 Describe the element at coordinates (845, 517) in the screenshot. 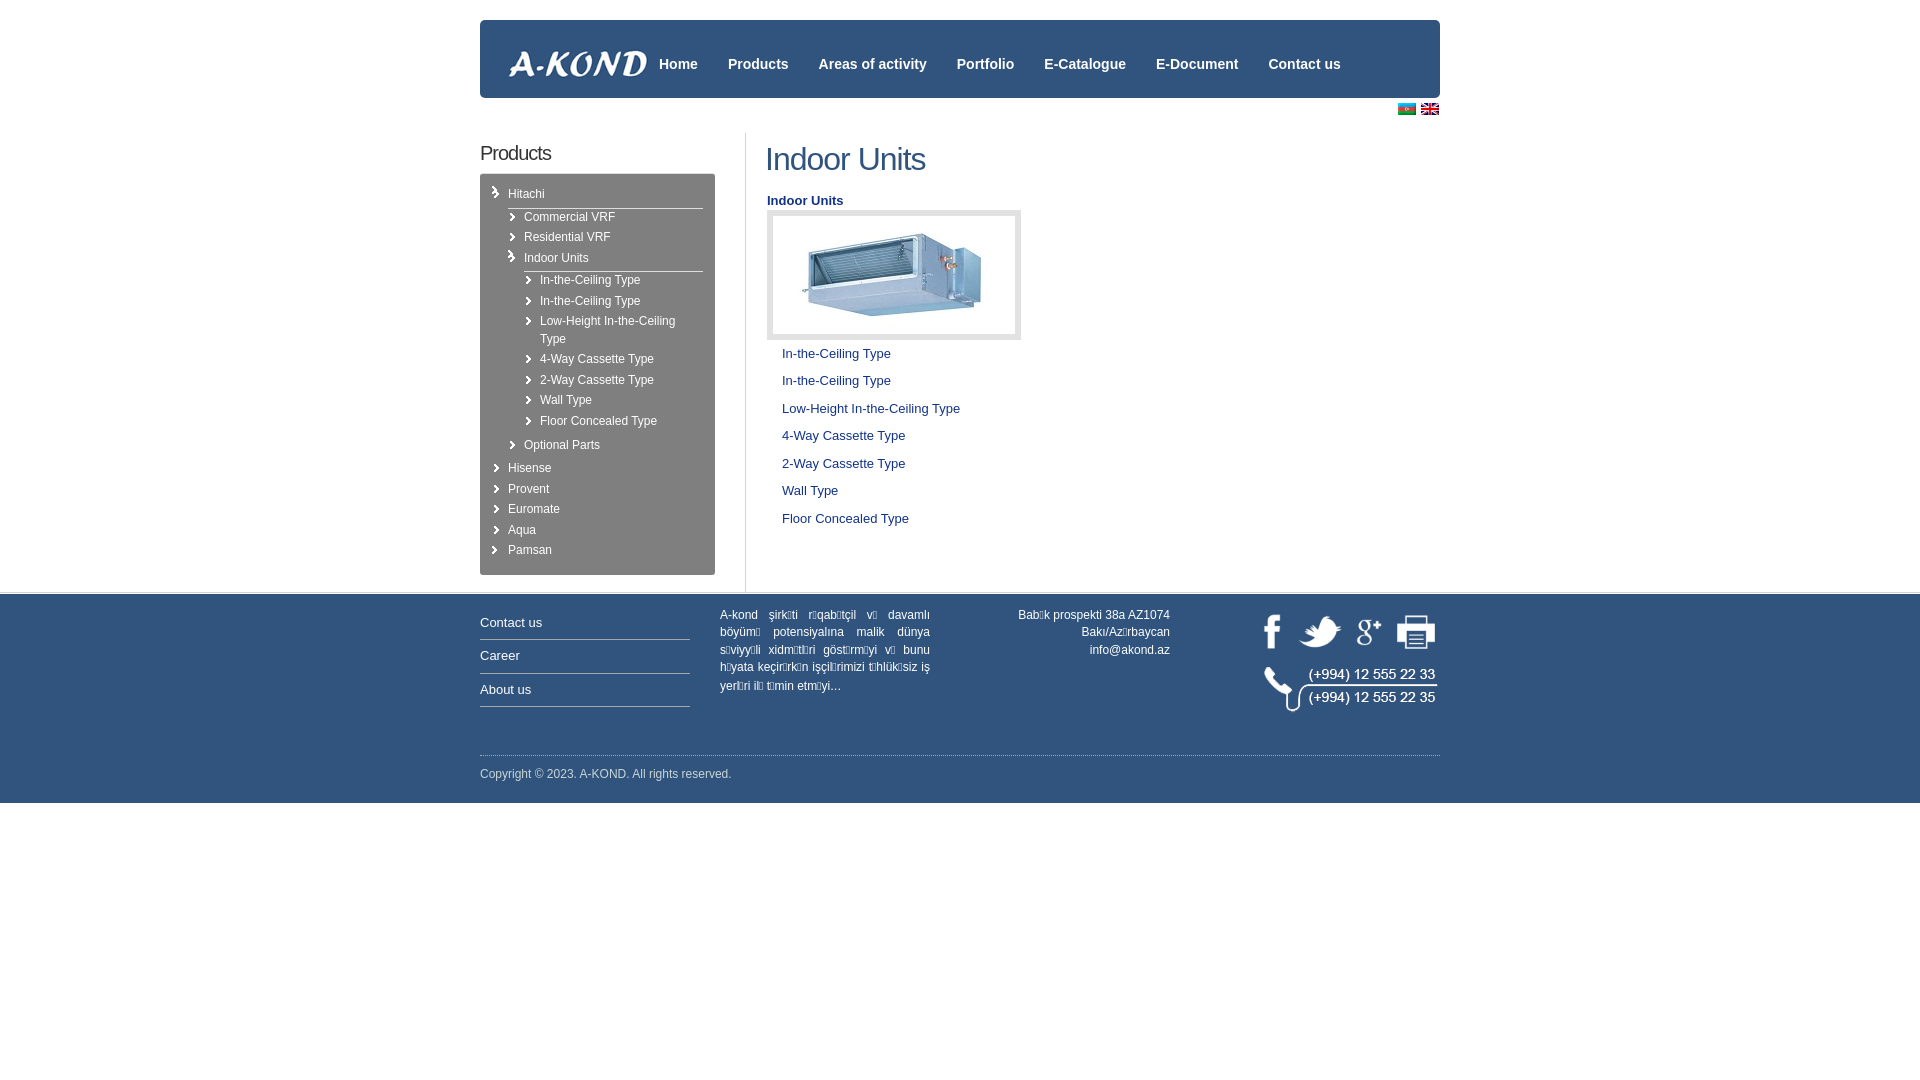

I see `'Floor Concealed Type'` at that location.